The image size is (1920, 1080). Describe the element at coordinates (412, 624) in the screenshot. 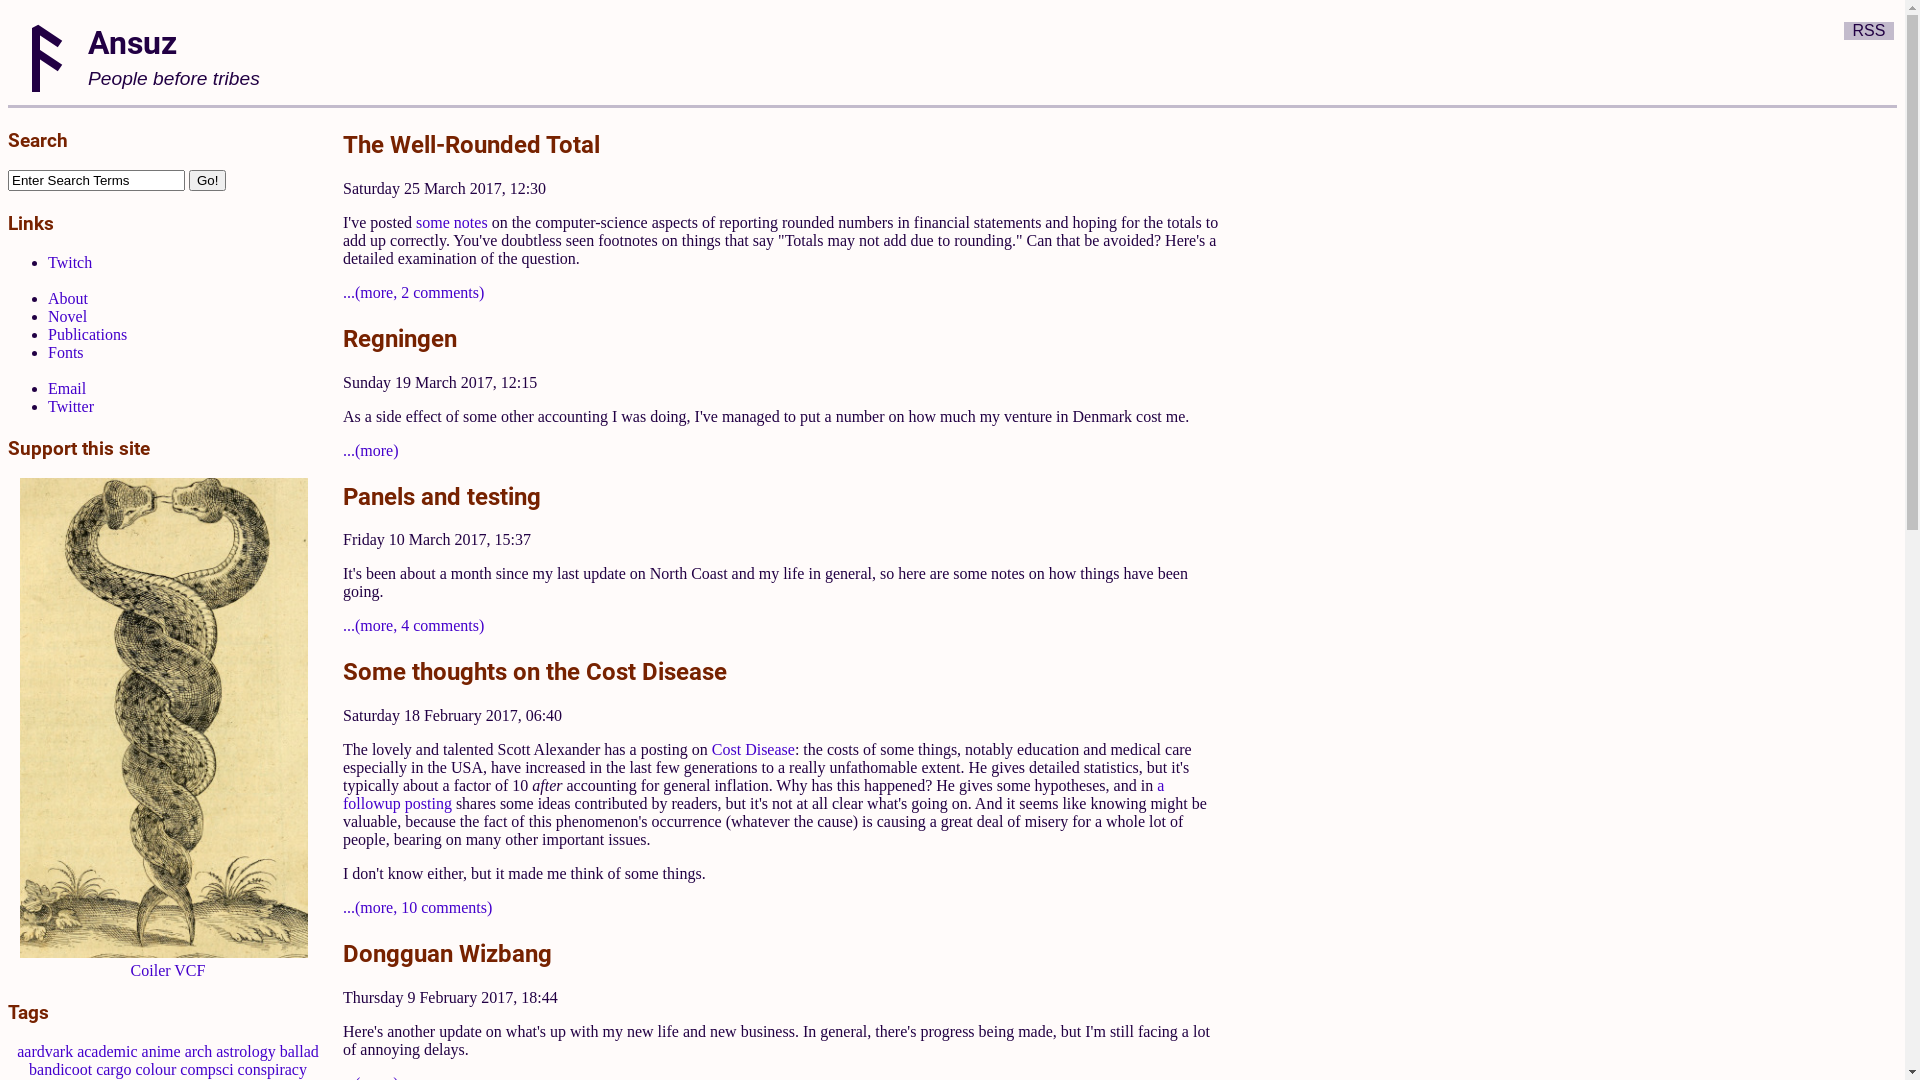

I see `'...(more, 4 comments)'` at that location.